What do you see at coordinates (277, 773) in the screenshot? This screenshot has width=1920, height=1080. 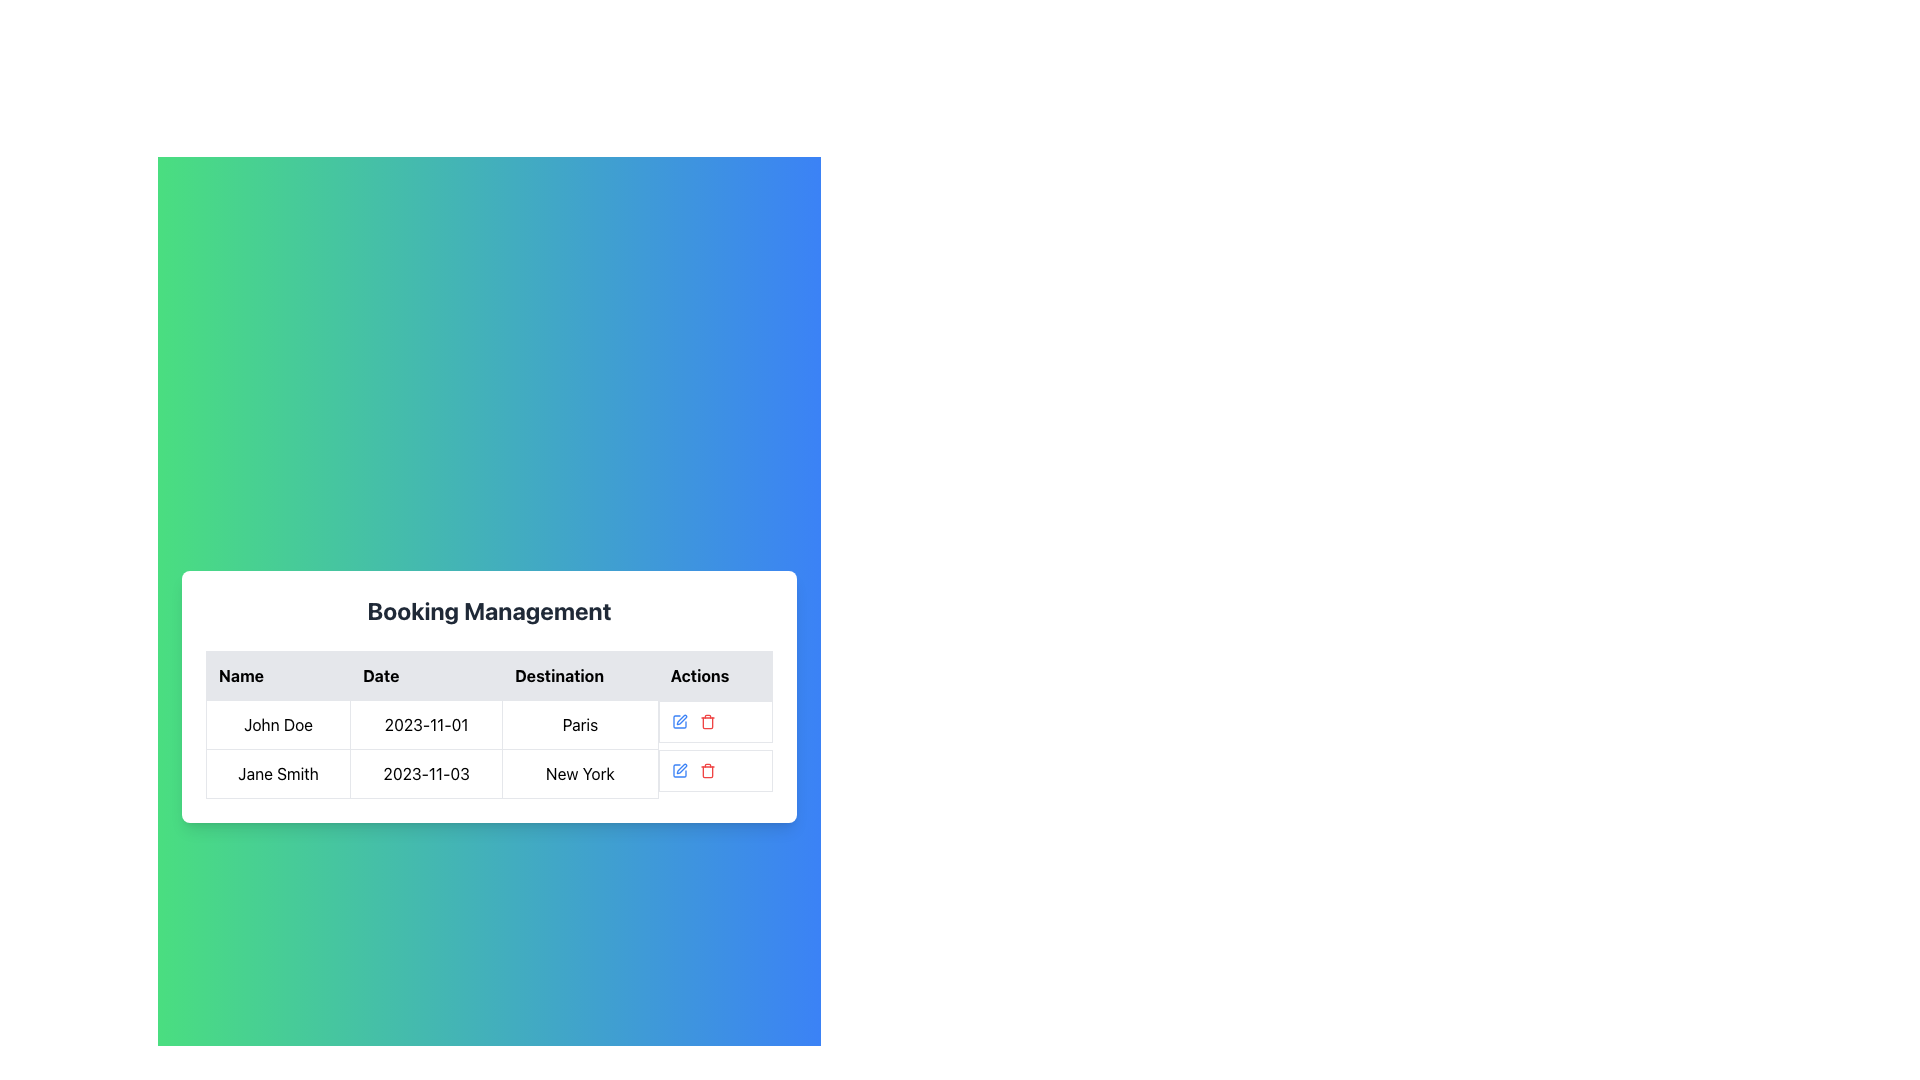 I see `the text element containing 'Jane Smith' located in the second row of the table under the 'Name' column` at bounding box center [277, 773].